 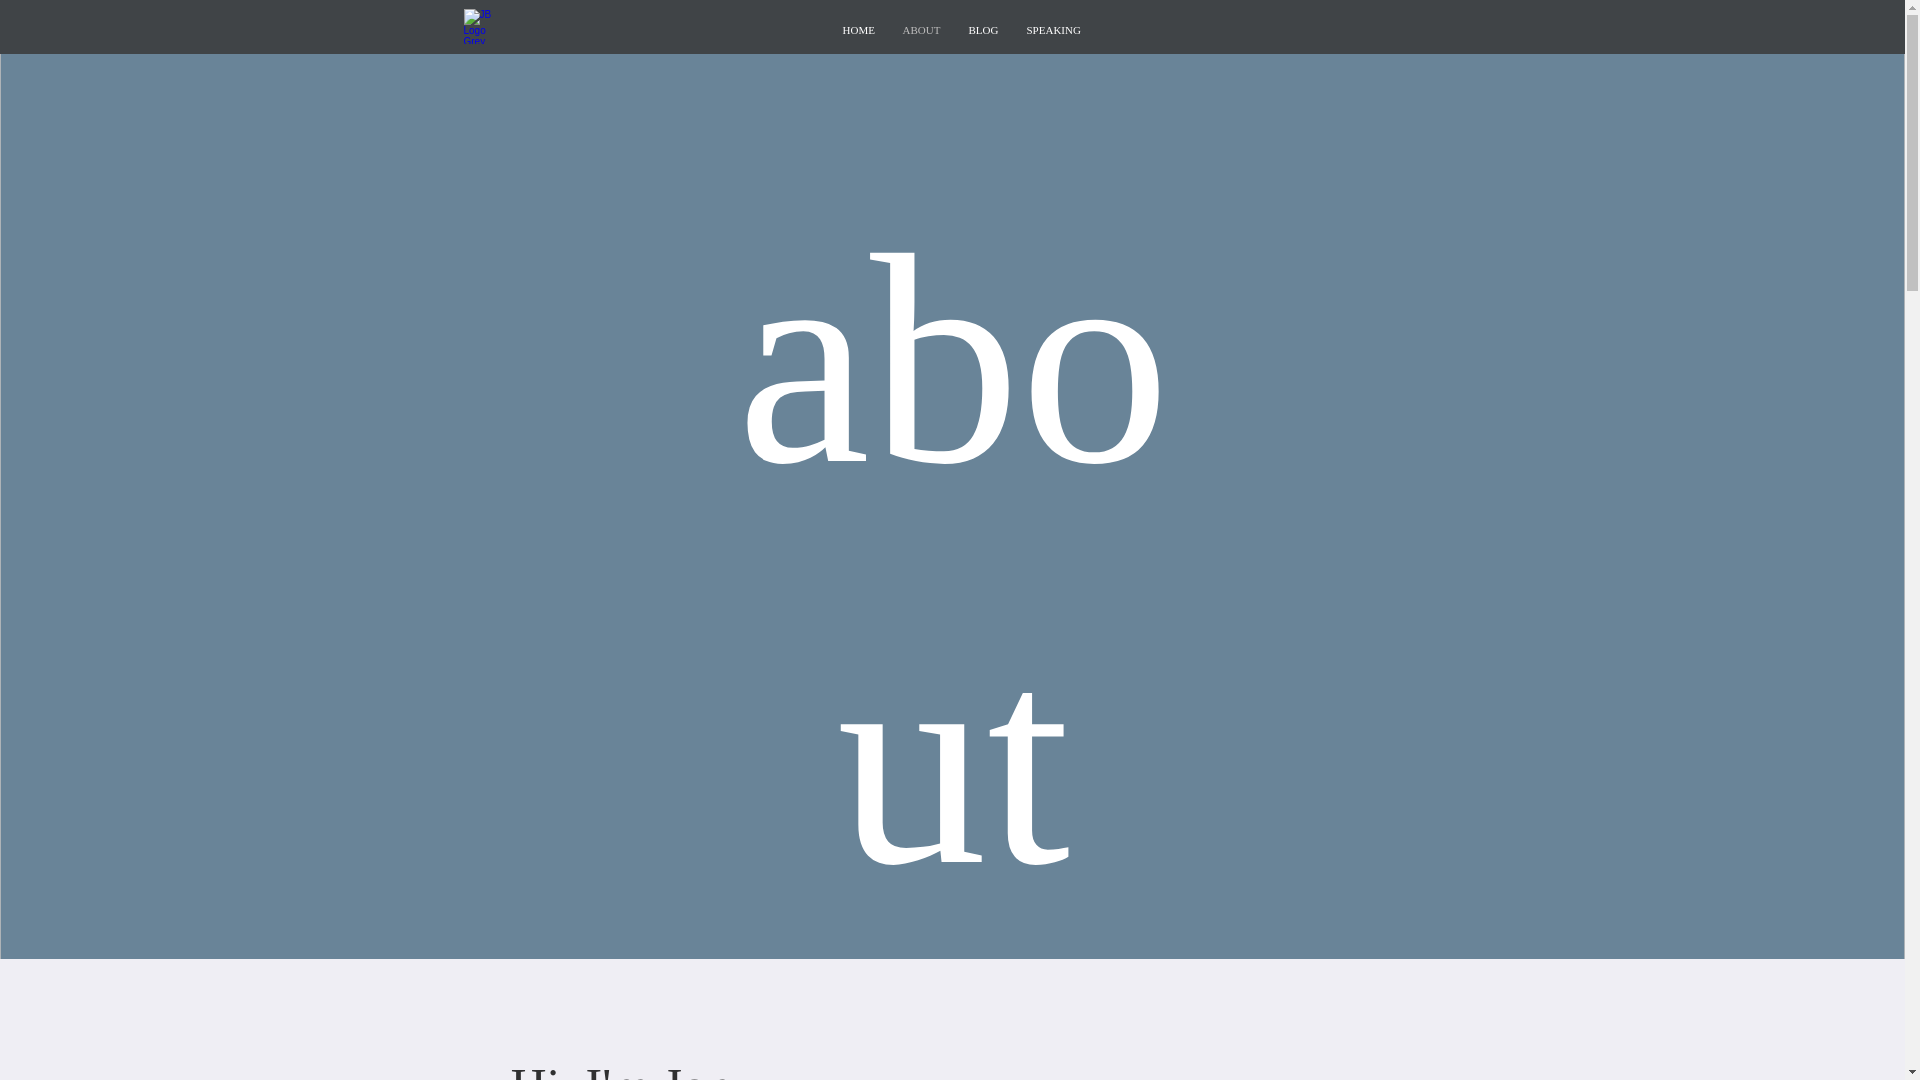 What do you see at coordinates (983, 30) in the screenshot?
I see `'BLOG'` at bounding box center [983, 30].